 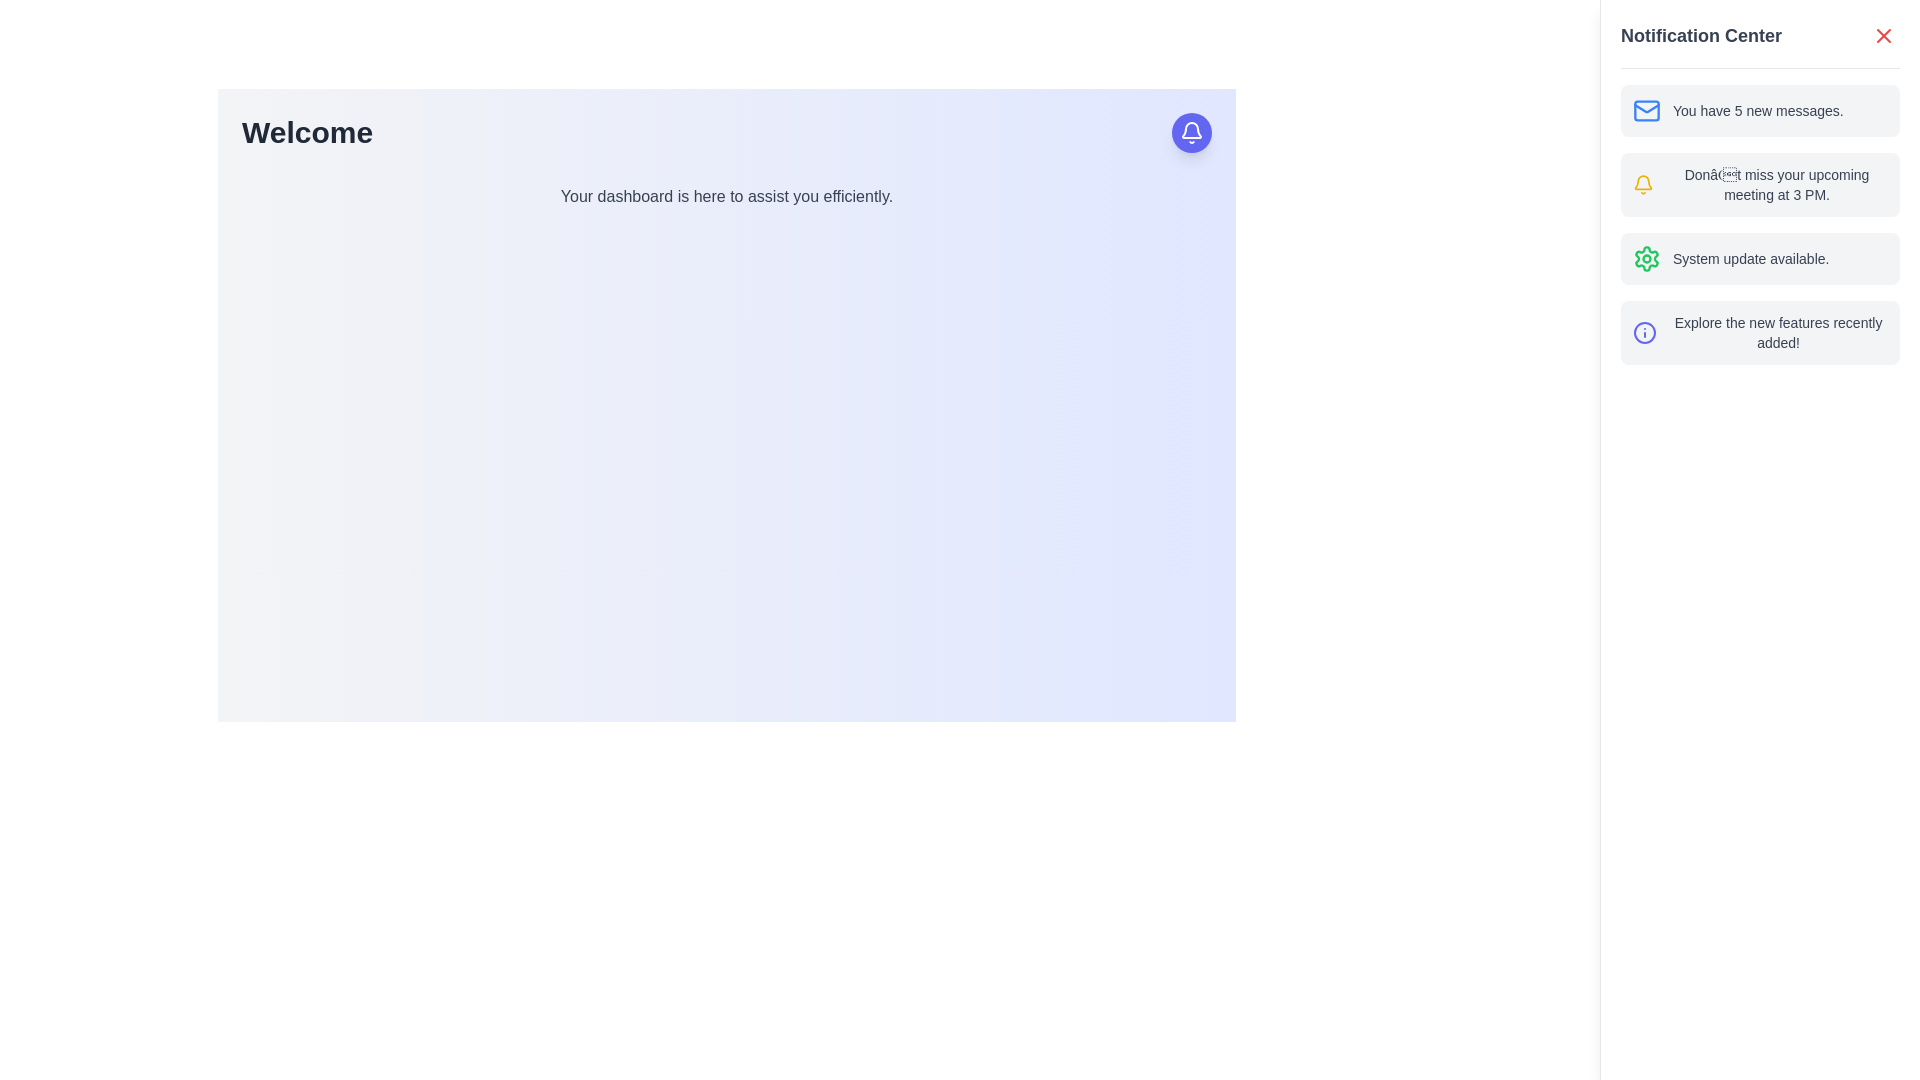 I want to click on the circular information icon with a blue outline located in the Notification Center, so click(x=1645, y=331).